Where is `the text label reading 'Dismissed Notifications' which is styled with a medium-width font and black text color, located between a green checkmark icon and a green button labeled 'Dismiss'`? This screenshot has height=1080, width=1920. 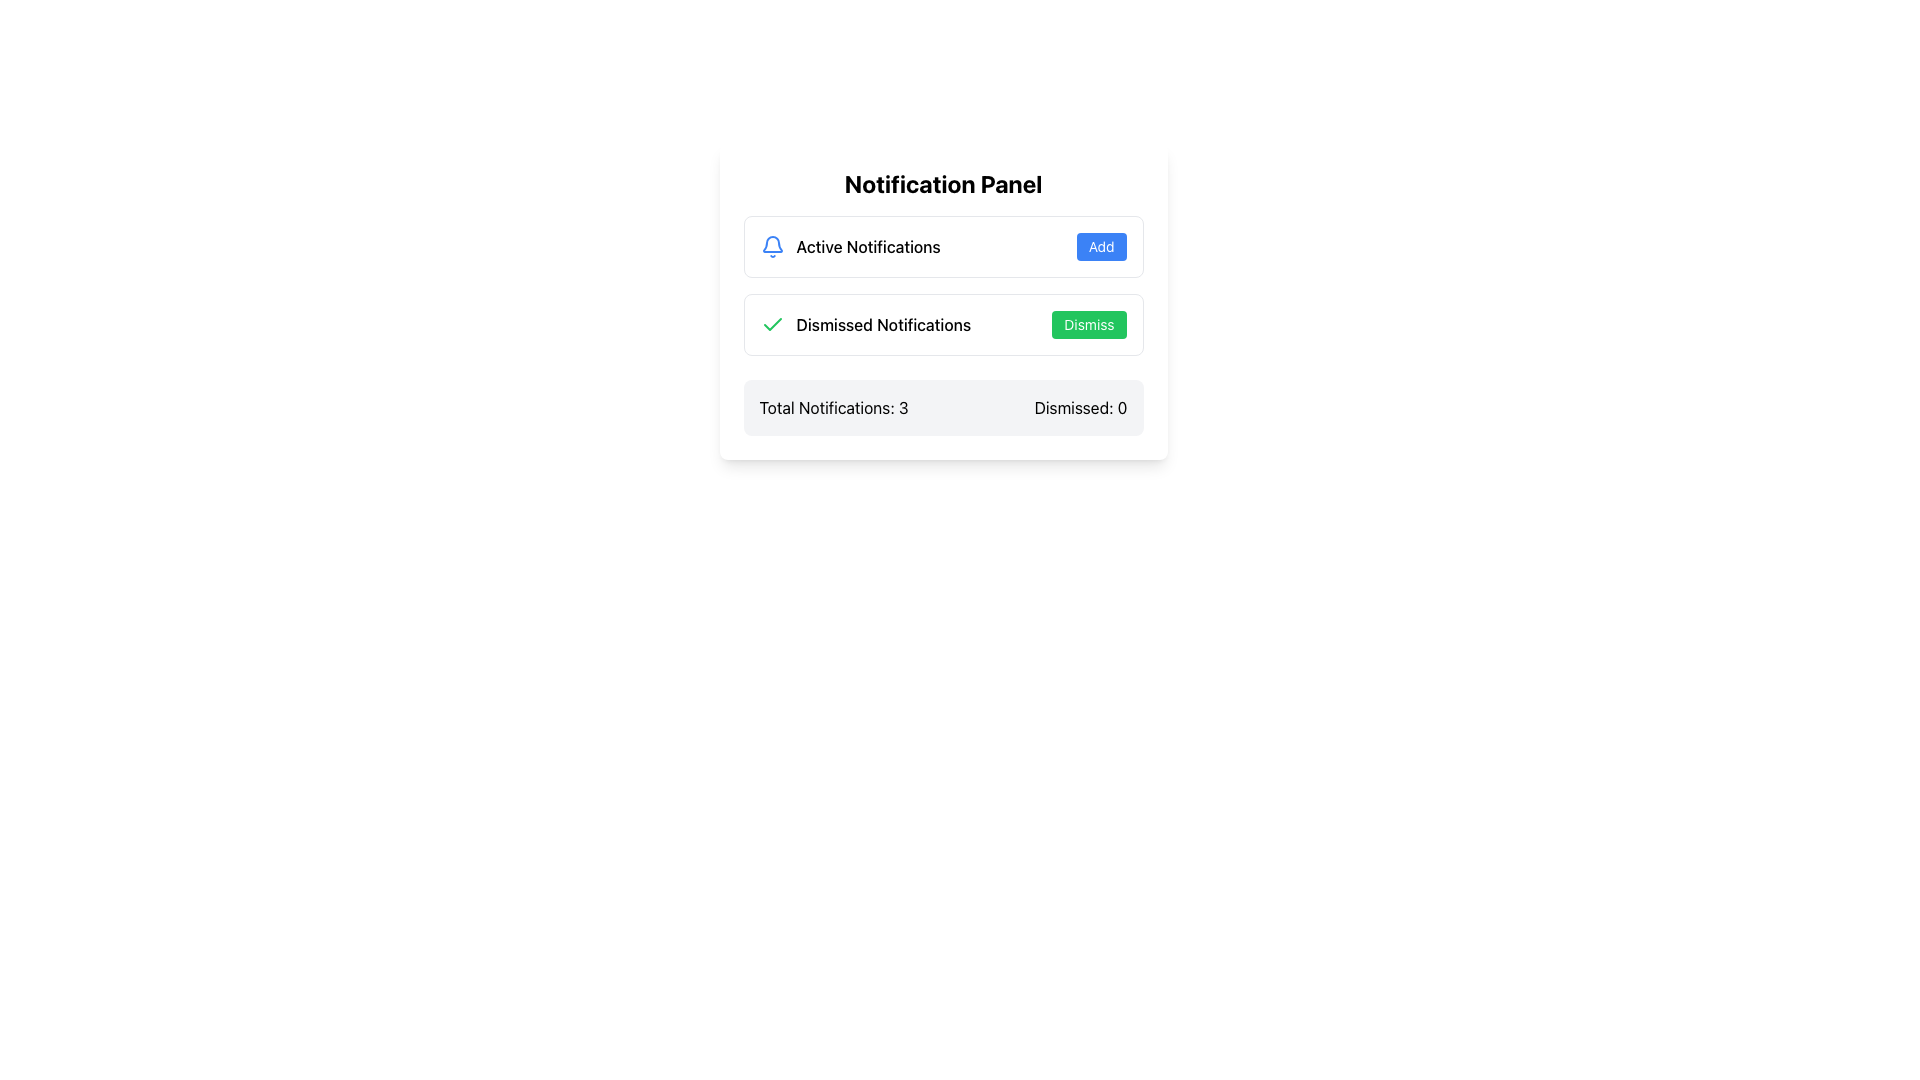 the text label reading 'Dismissed Notifications' which is styled with a medium-width font and black text color, located between a green checkmark icon and a green button labeled 'Dismiss' is located at coordinates (882, 323).